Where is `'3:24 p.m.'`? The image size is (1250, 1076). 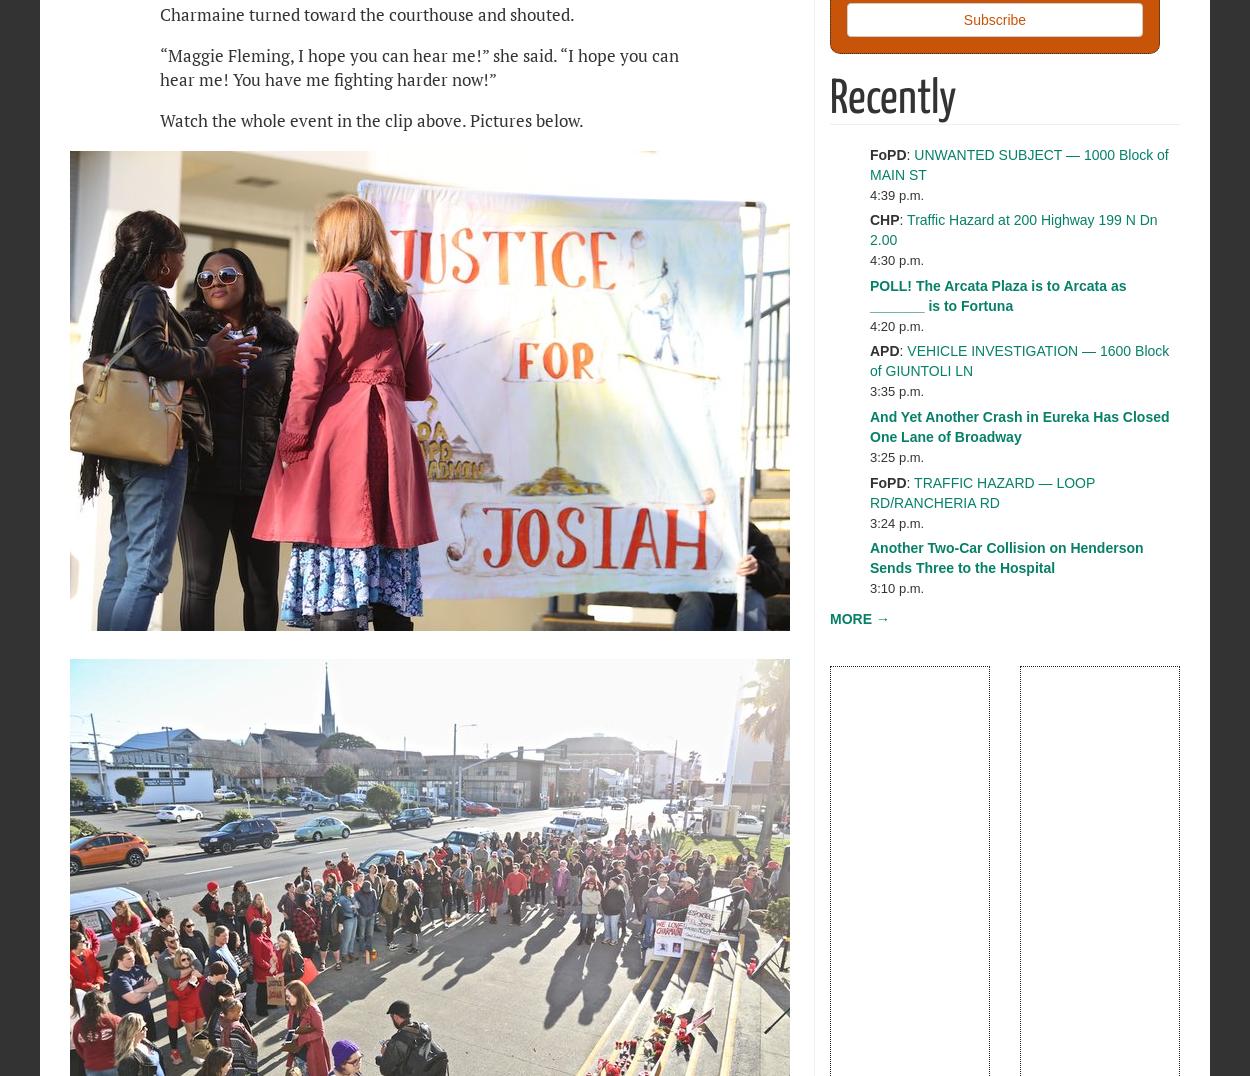 '3:24 p.m.' is located at coordinates (868, 522).